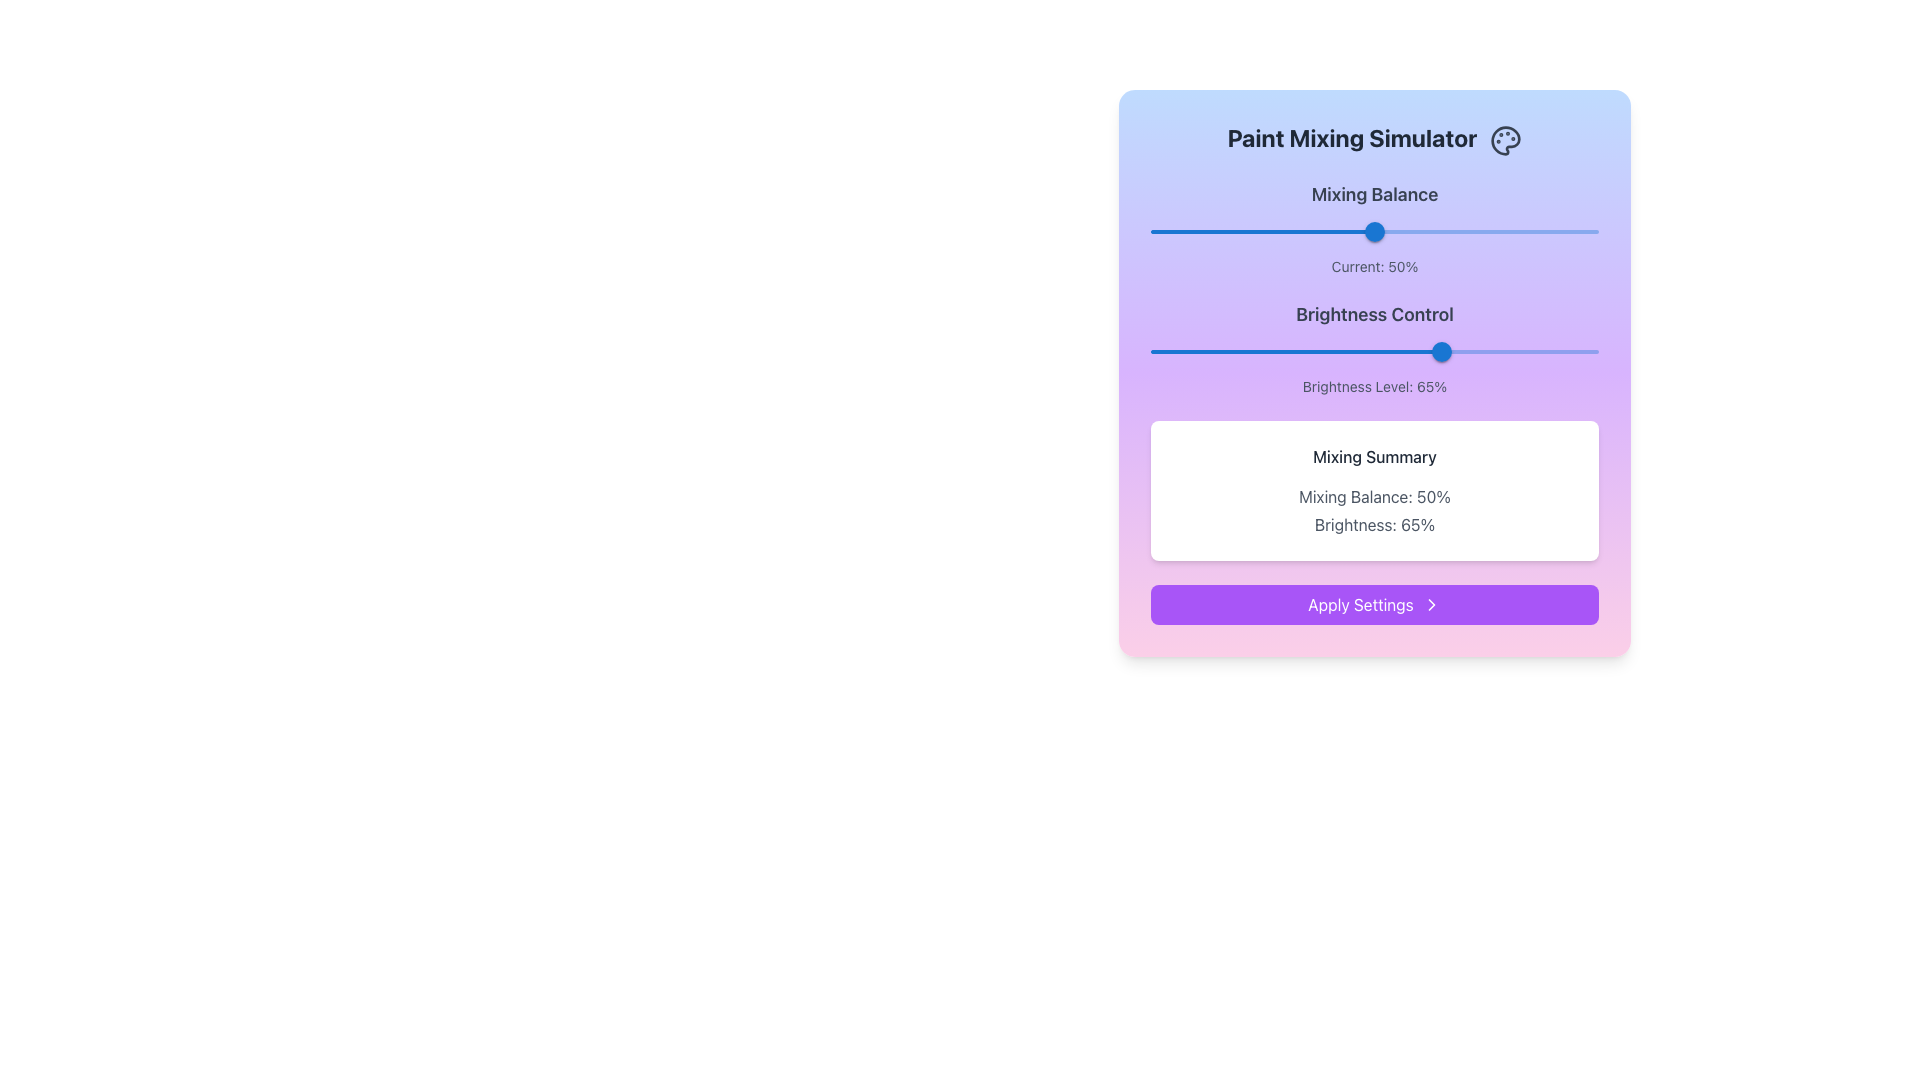  What do you see at coordinates (1221, 230) in the screenshot?
I see `the mixing balance` at bounding box center [1221, 230].